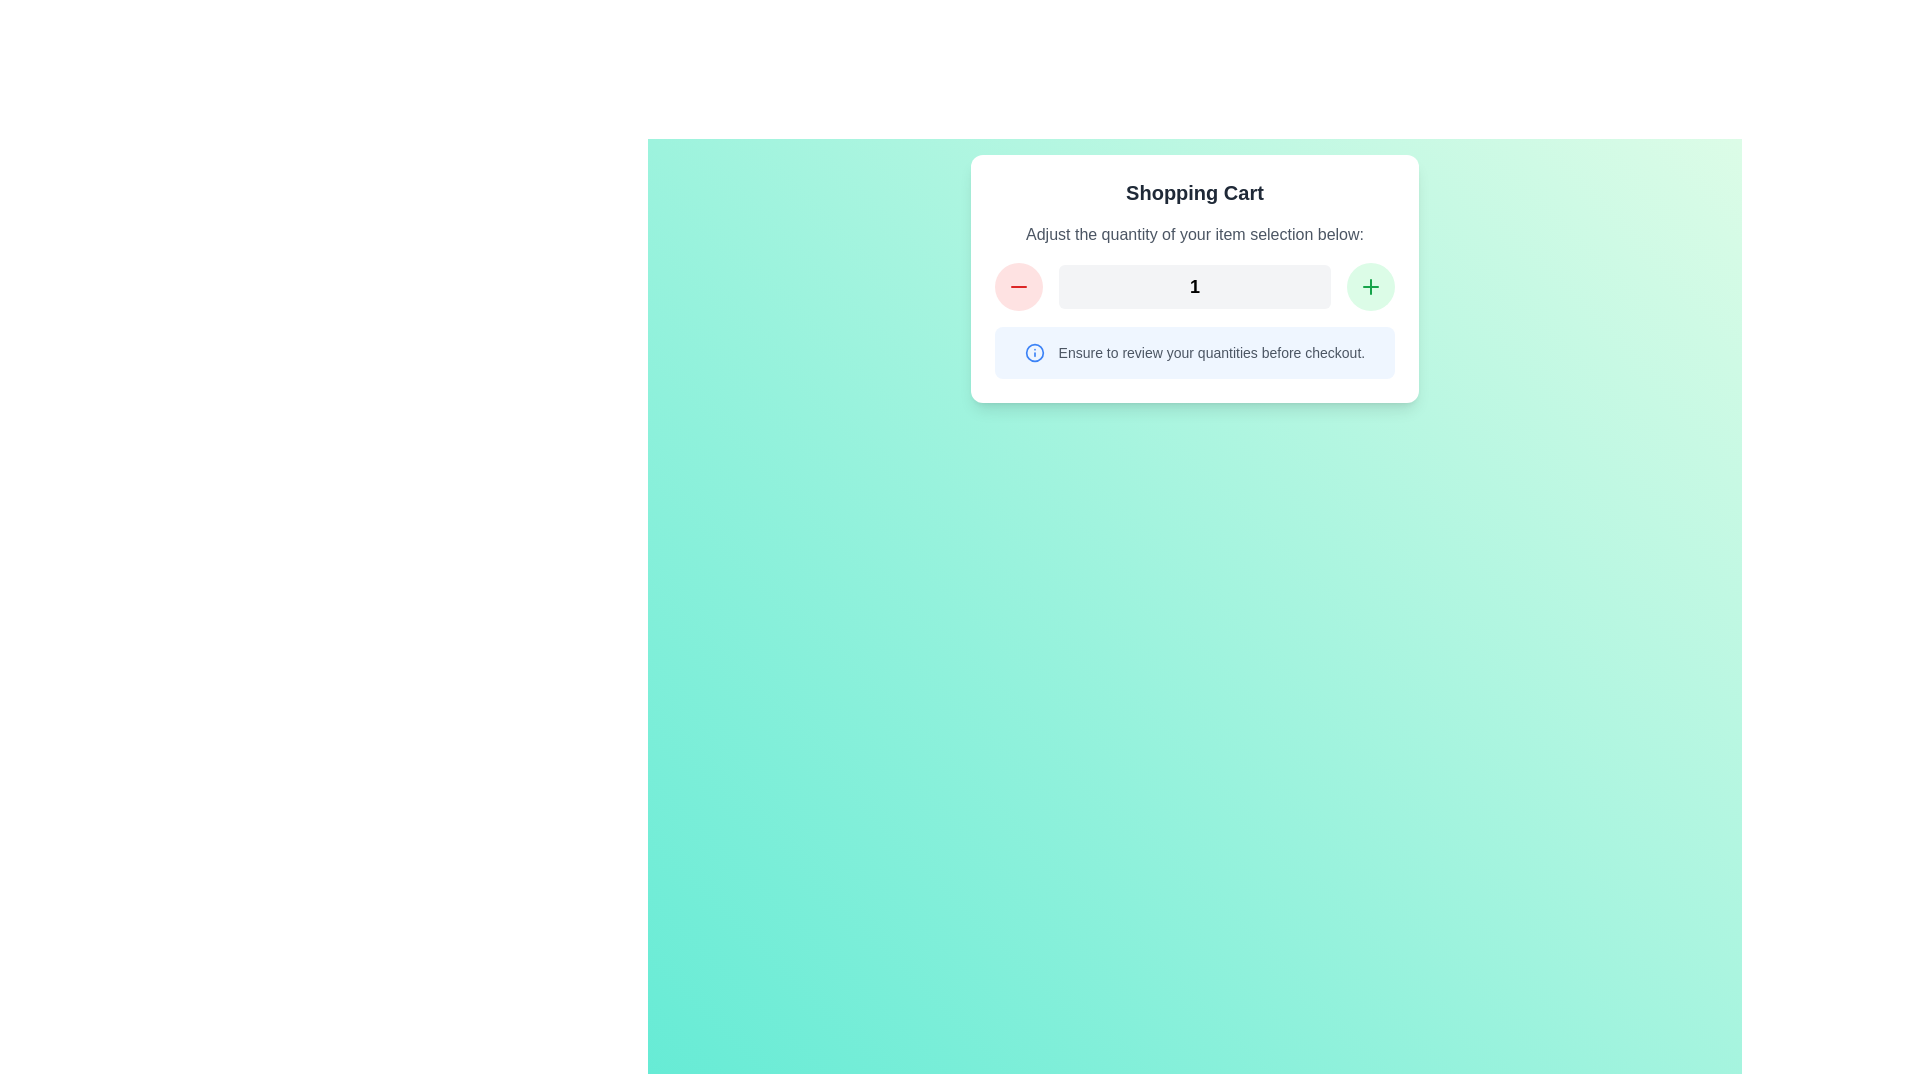 Image resolution: width=1920 pixels, height=1080 pixels. I want to click on information displayed in the text 'Ensure to review your quantities before checkout.' located within the light blue rounded rectangle in the center of the interface, so click(1210, 352).